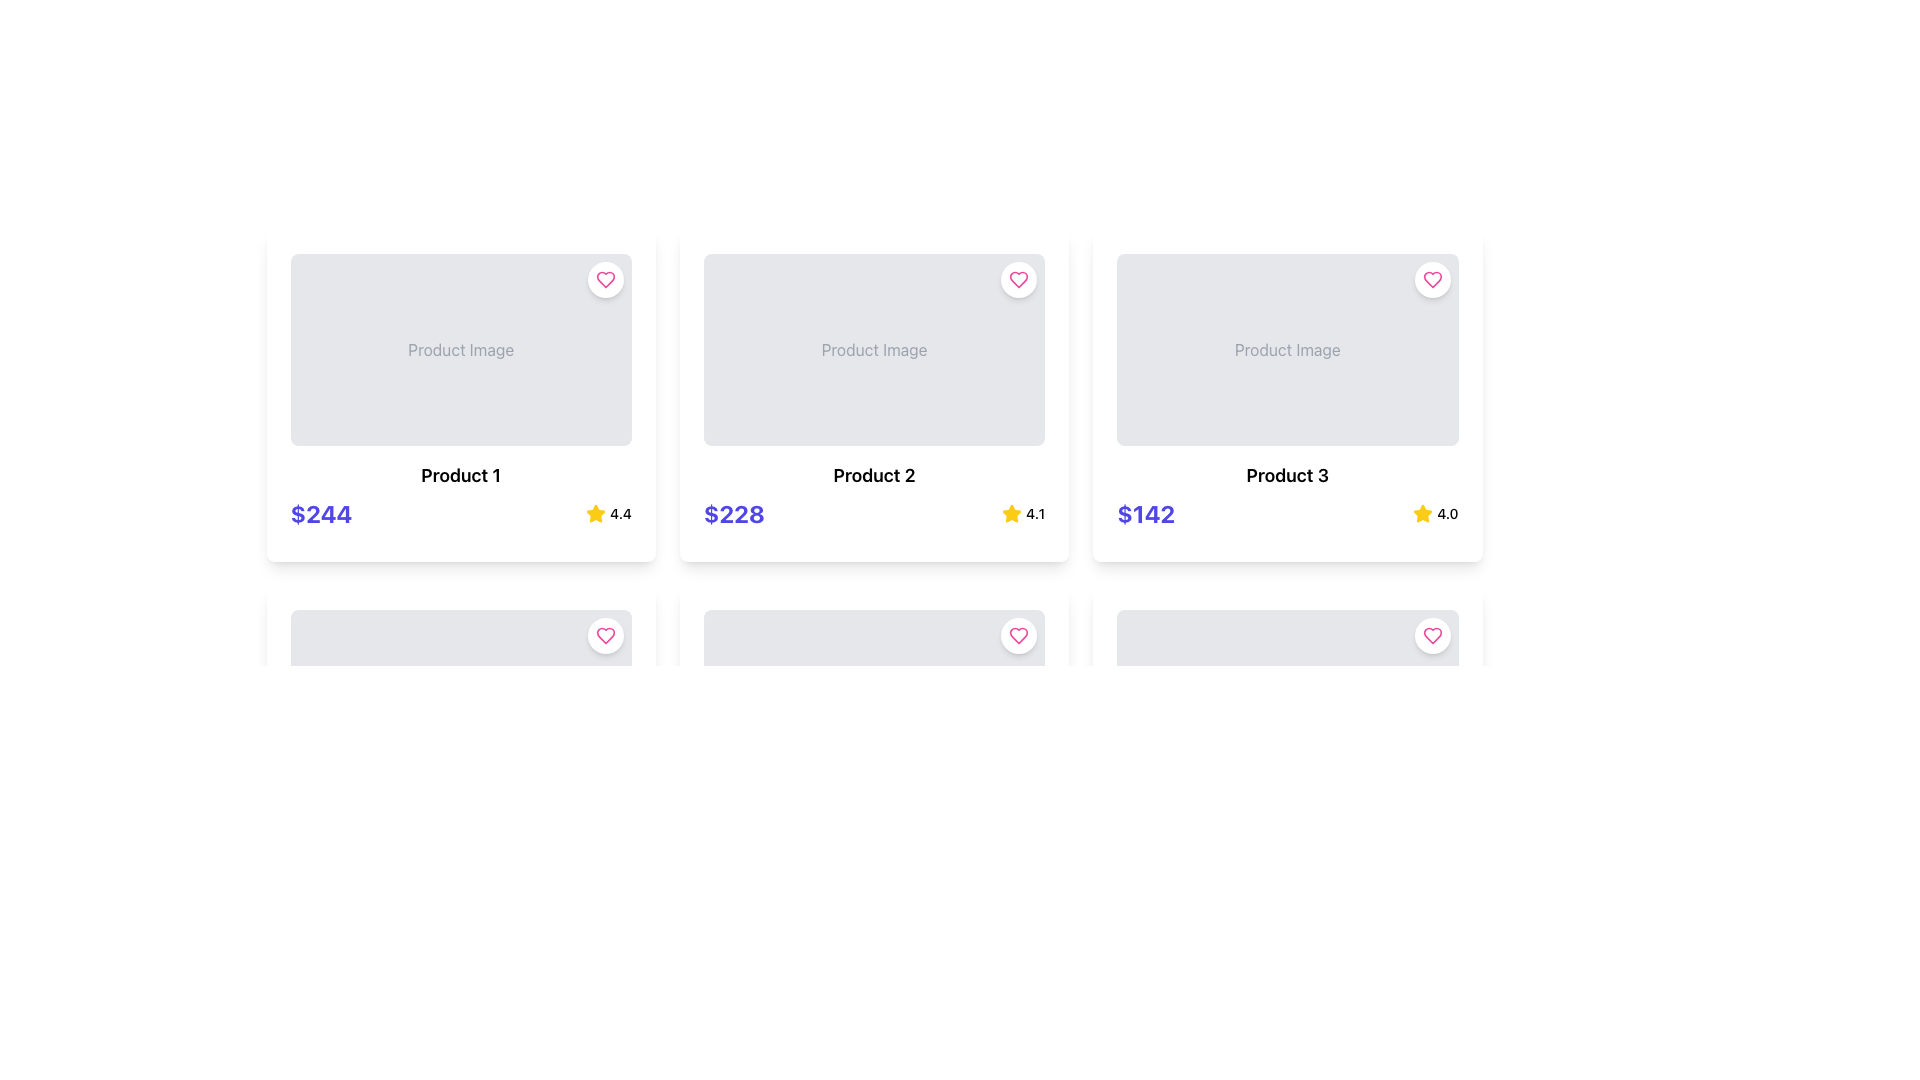 Image resolution: width=1920 pixels, height=1080 pixels. I want to click on the star icon located in the third product card from the left in the first row, so click(1422, 512).